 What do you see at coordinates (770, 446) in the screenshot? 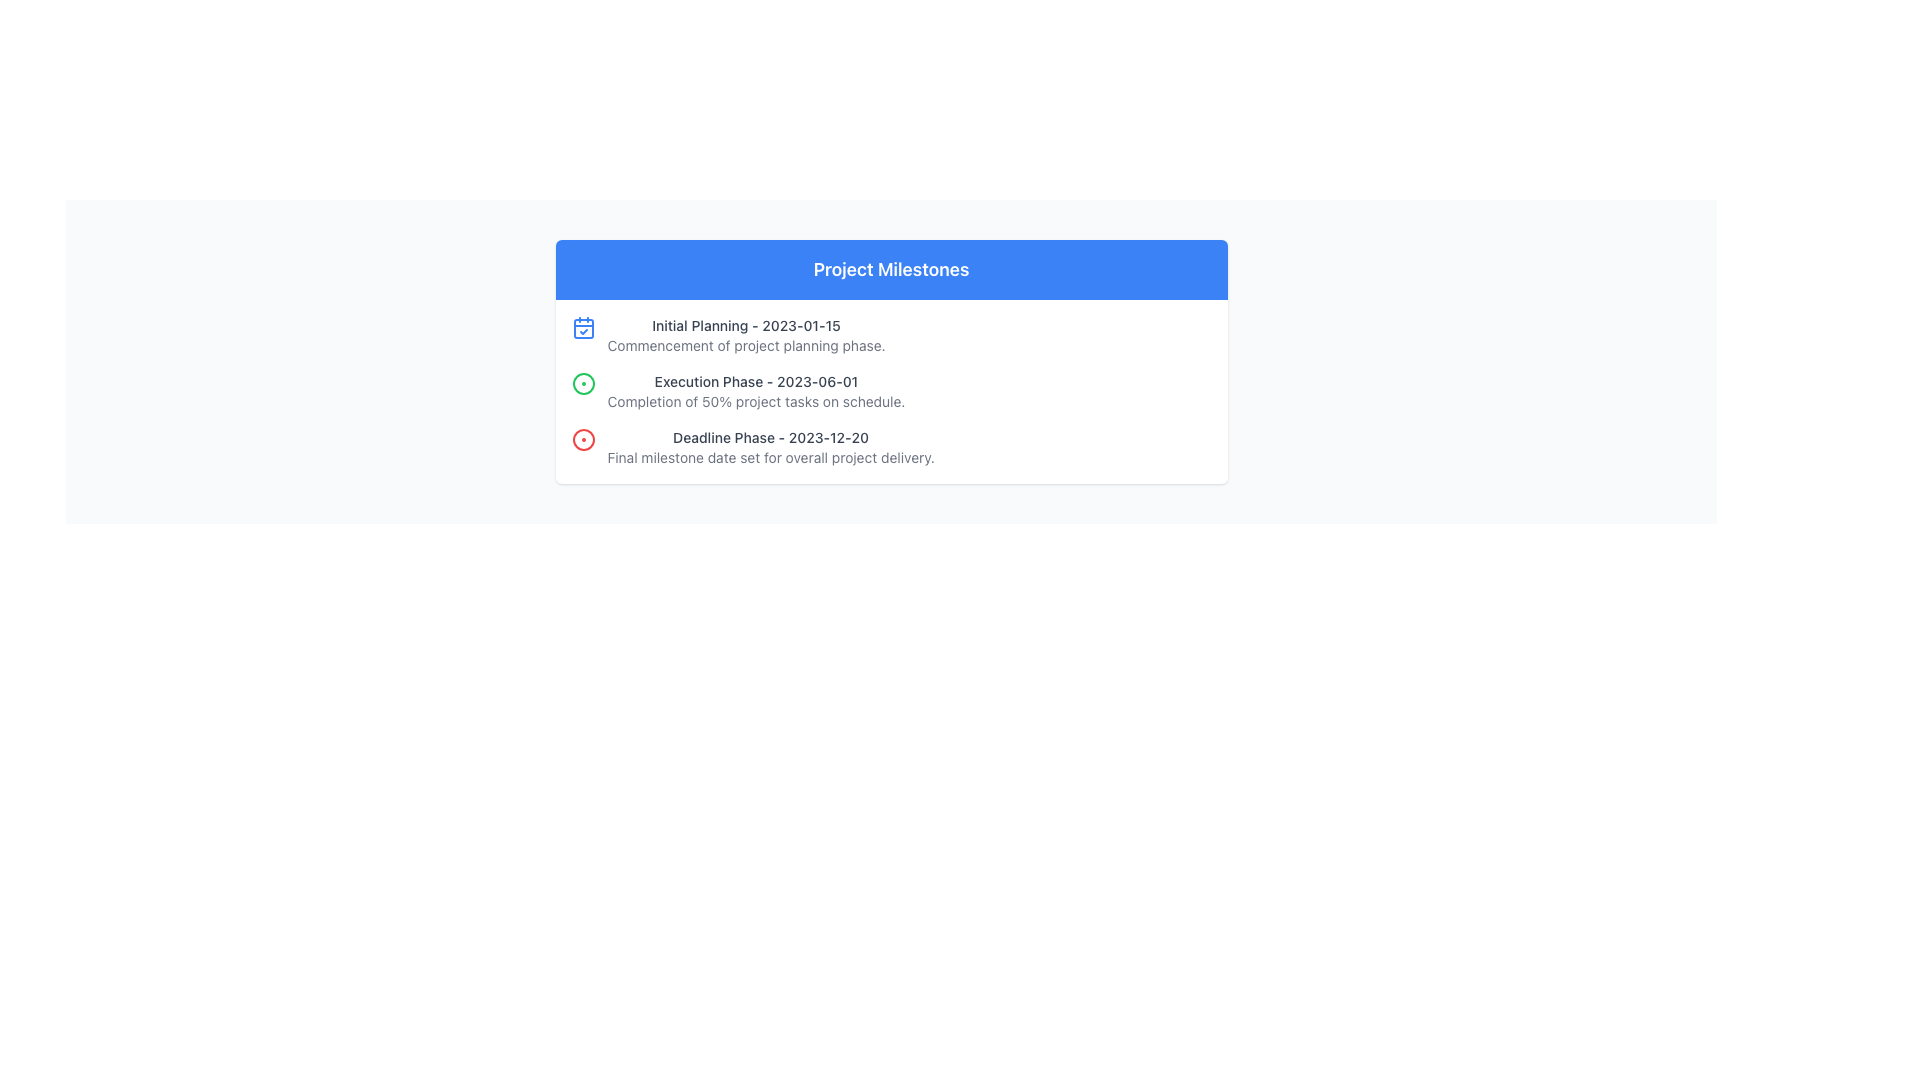
I see `the text display element that shows 'Deadline Phase - 2023-12-20' and 'Final milestone date set for overall project delivery.'` at bounding box center [770, 446].